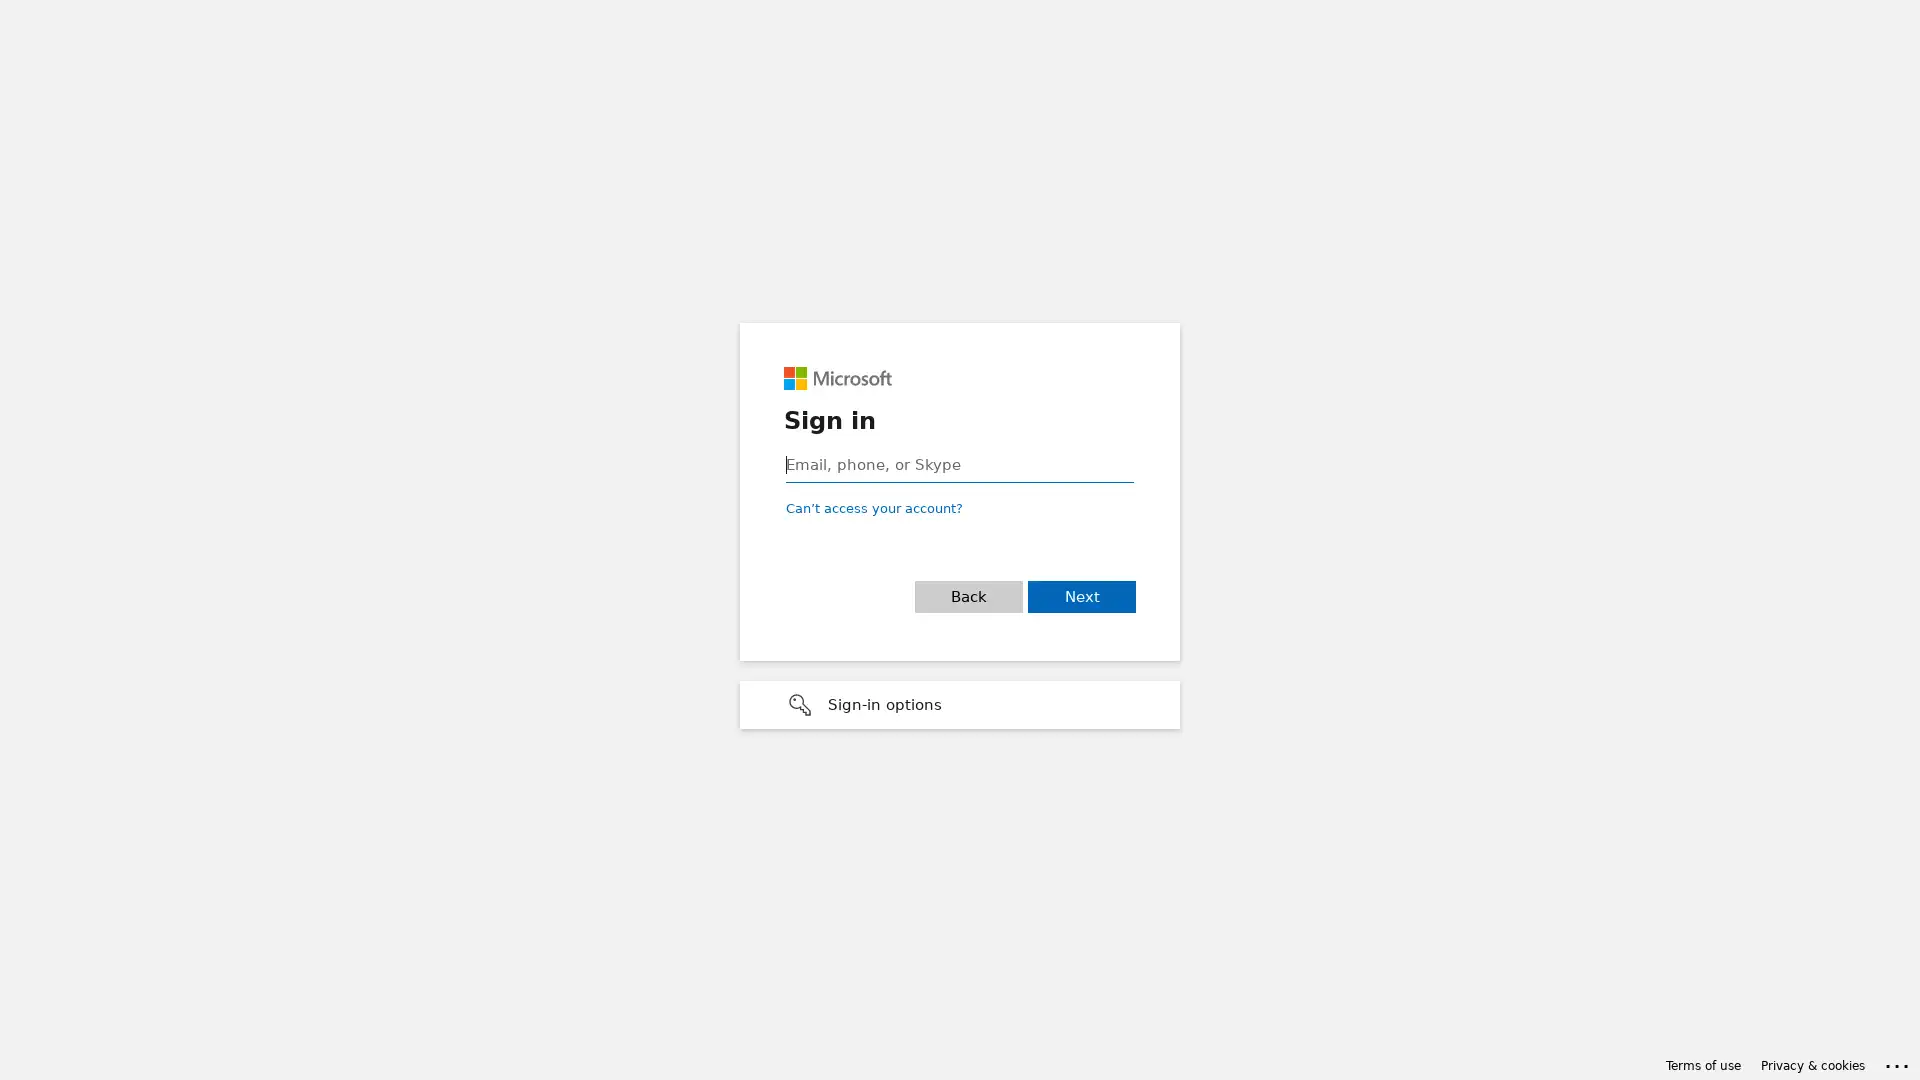  Describe the element at coordinates (969, 596) in the screenshot. I see `Back` at that location.